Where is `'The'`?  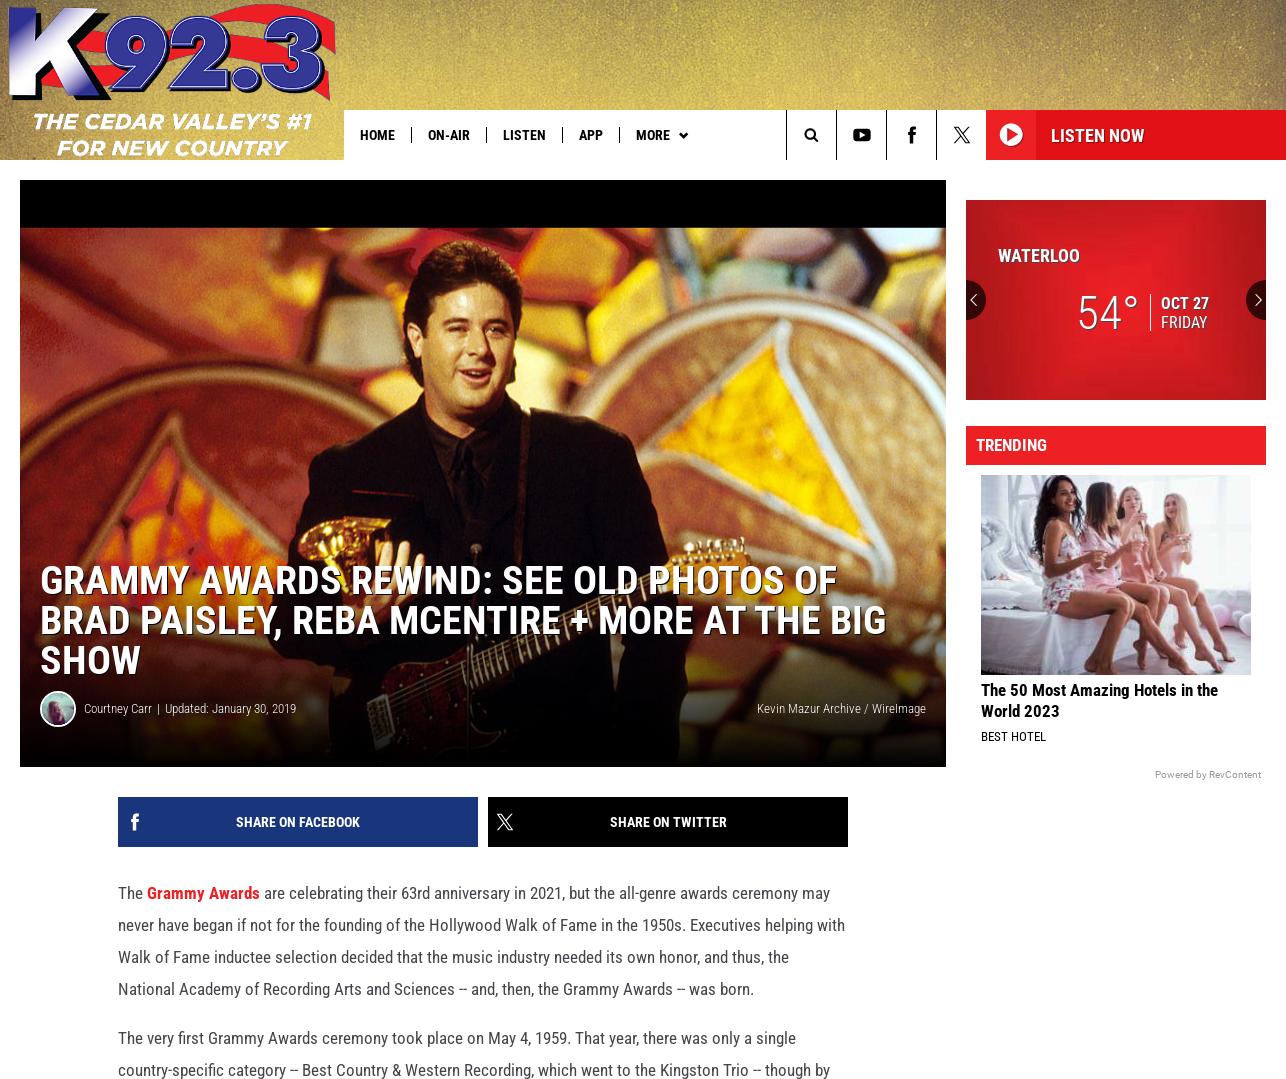 'The' is located at coordinates (132, 925).